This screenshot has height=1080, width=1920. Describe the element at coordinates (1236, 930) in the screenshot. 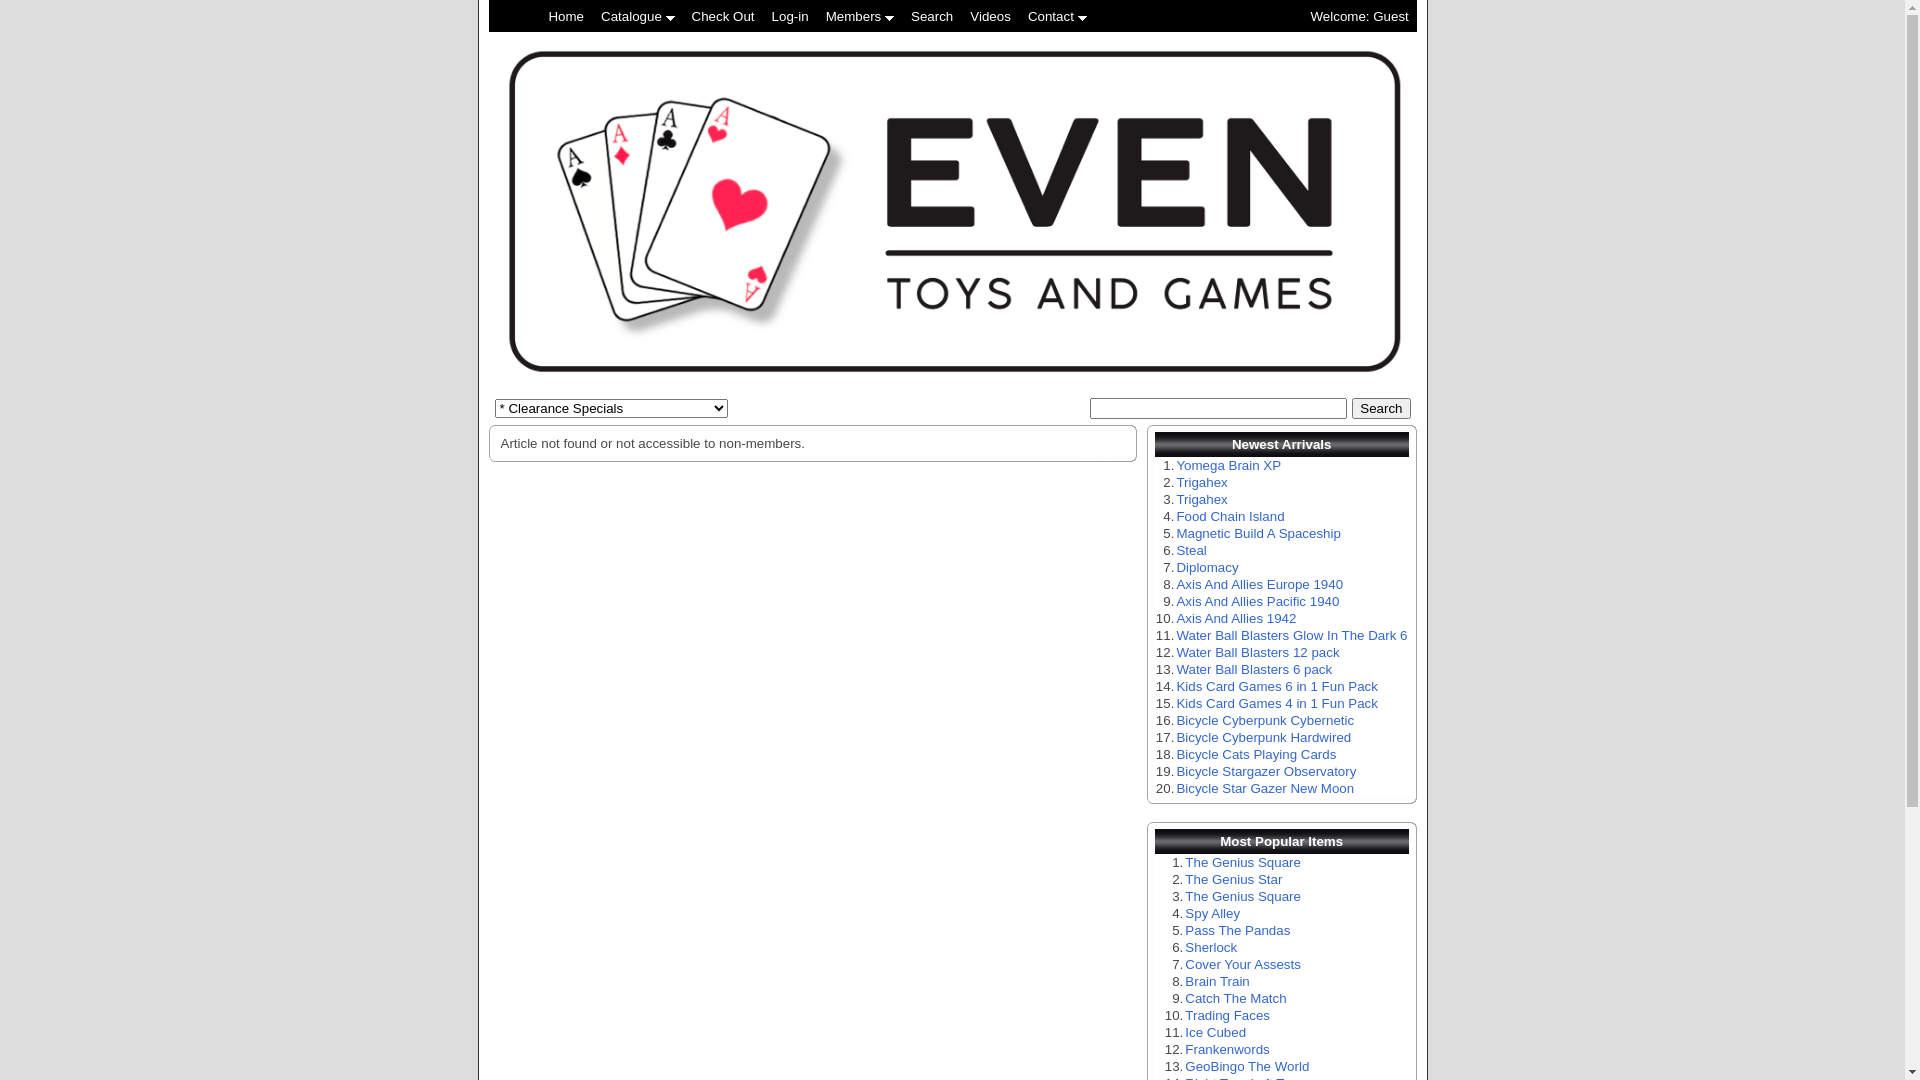

I see `'Pass The Pandas'` at that location.